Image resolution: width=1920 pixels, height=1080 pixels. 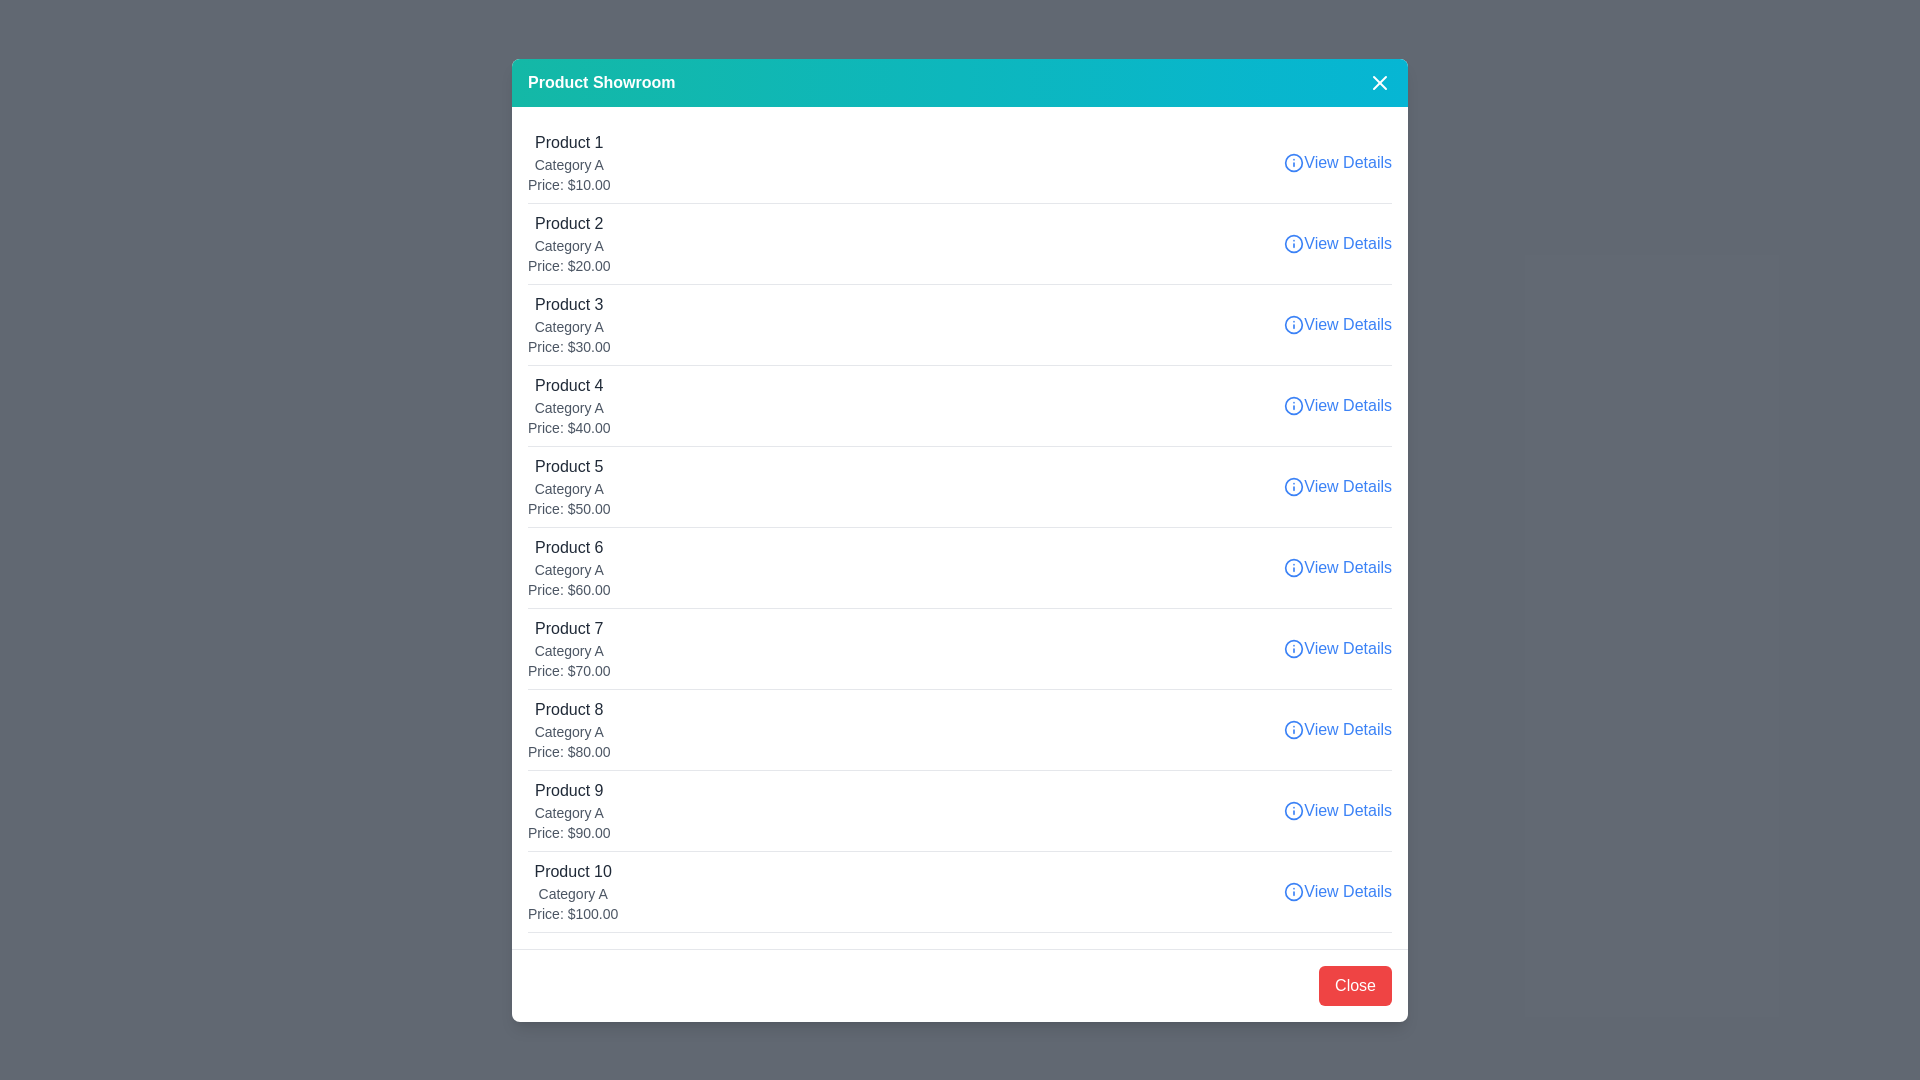 What do you see at coordinates (1355, 984) in the screenshot?
I see `the Close button in the footer to close the dialog` at bounding box center [1355, 984].